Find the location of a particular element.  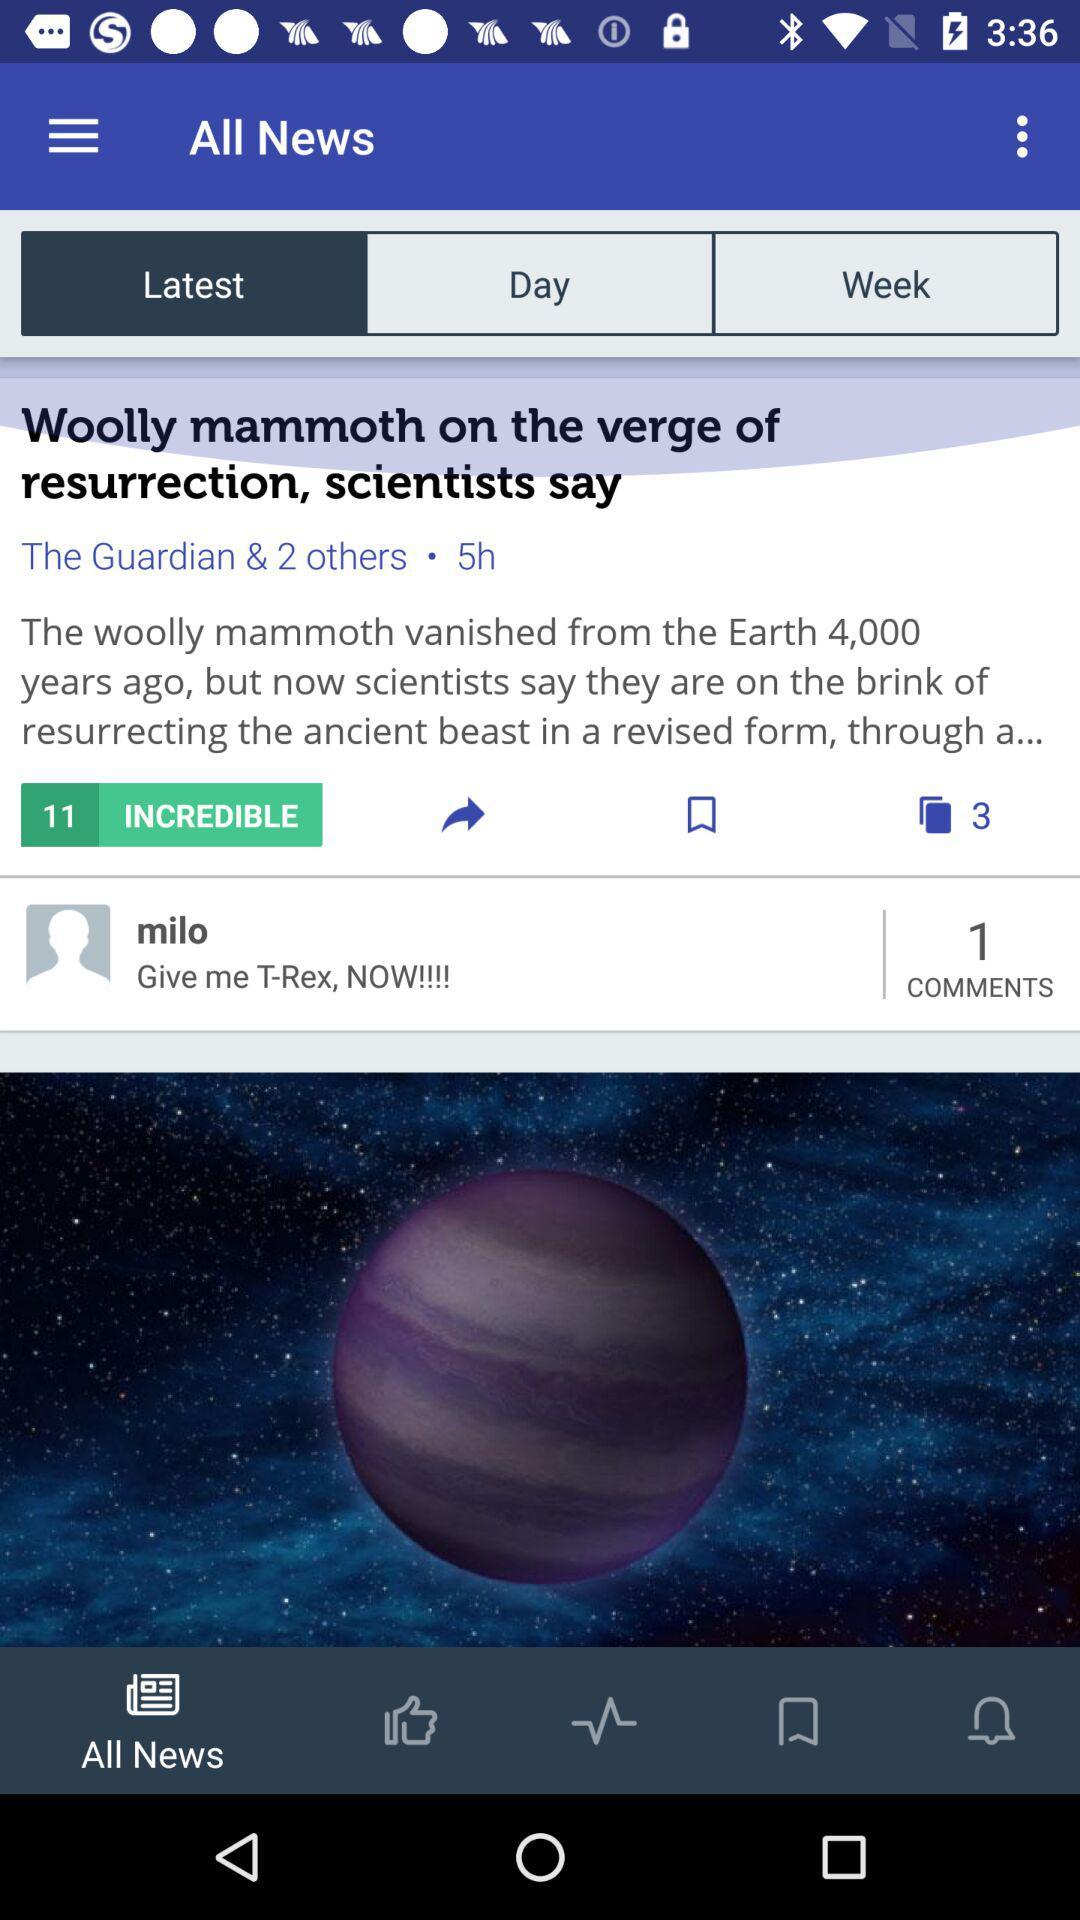

the icon to the left of week is located at coordinates (538, 282).